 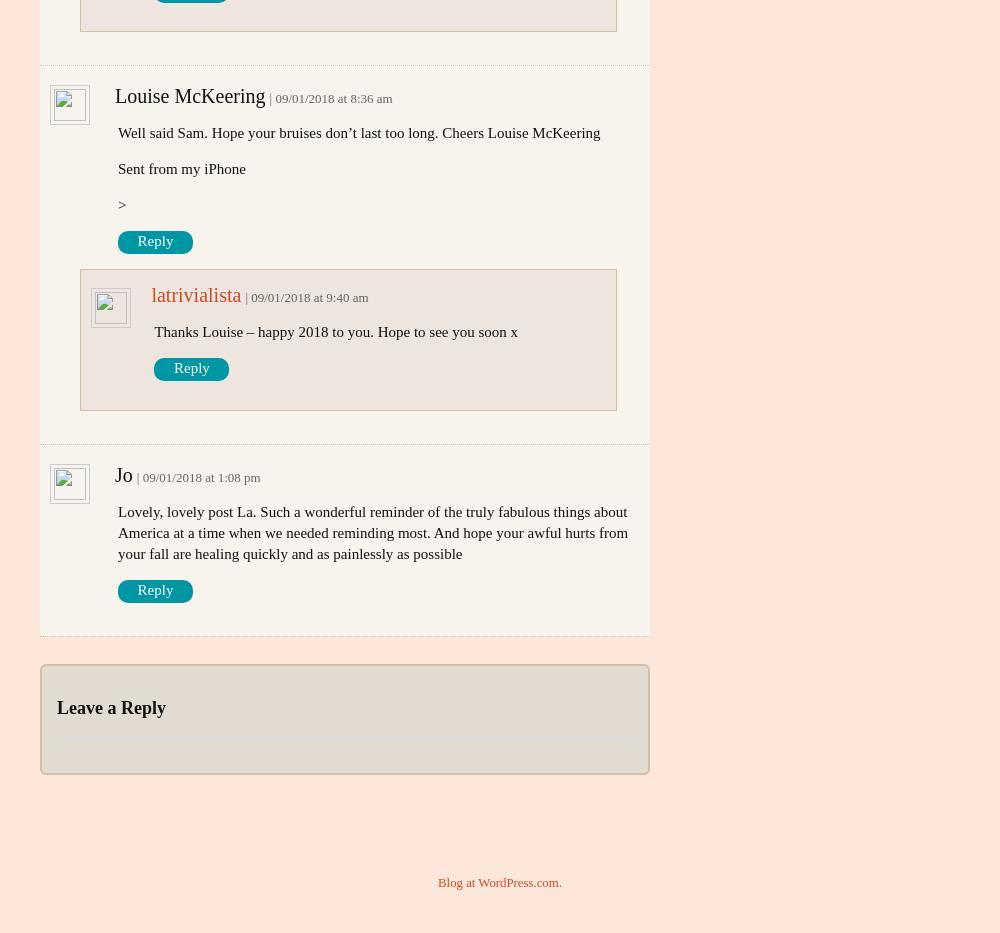 I want to click on 'Blog at WordPress.com.', so click(x=438, y=880).